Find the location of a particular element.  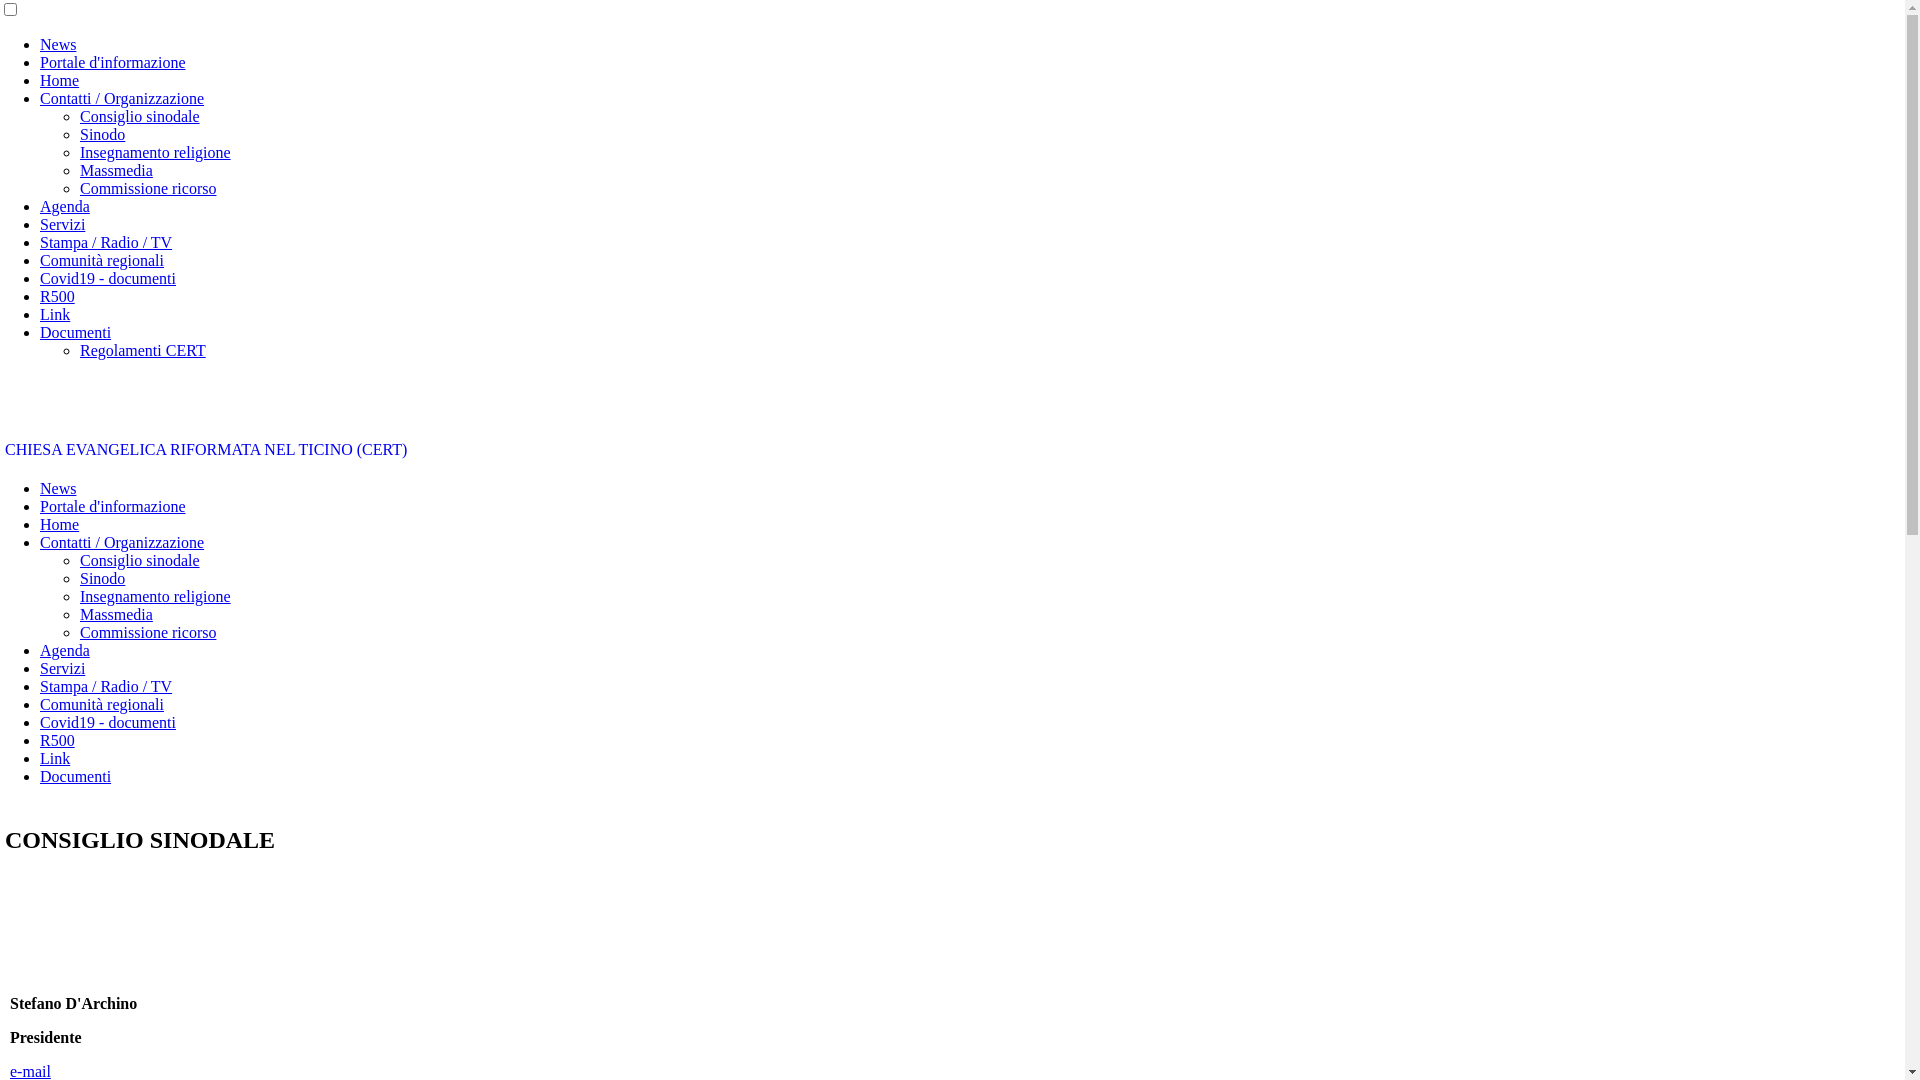

'R500' is located at coordinates (57, 296).